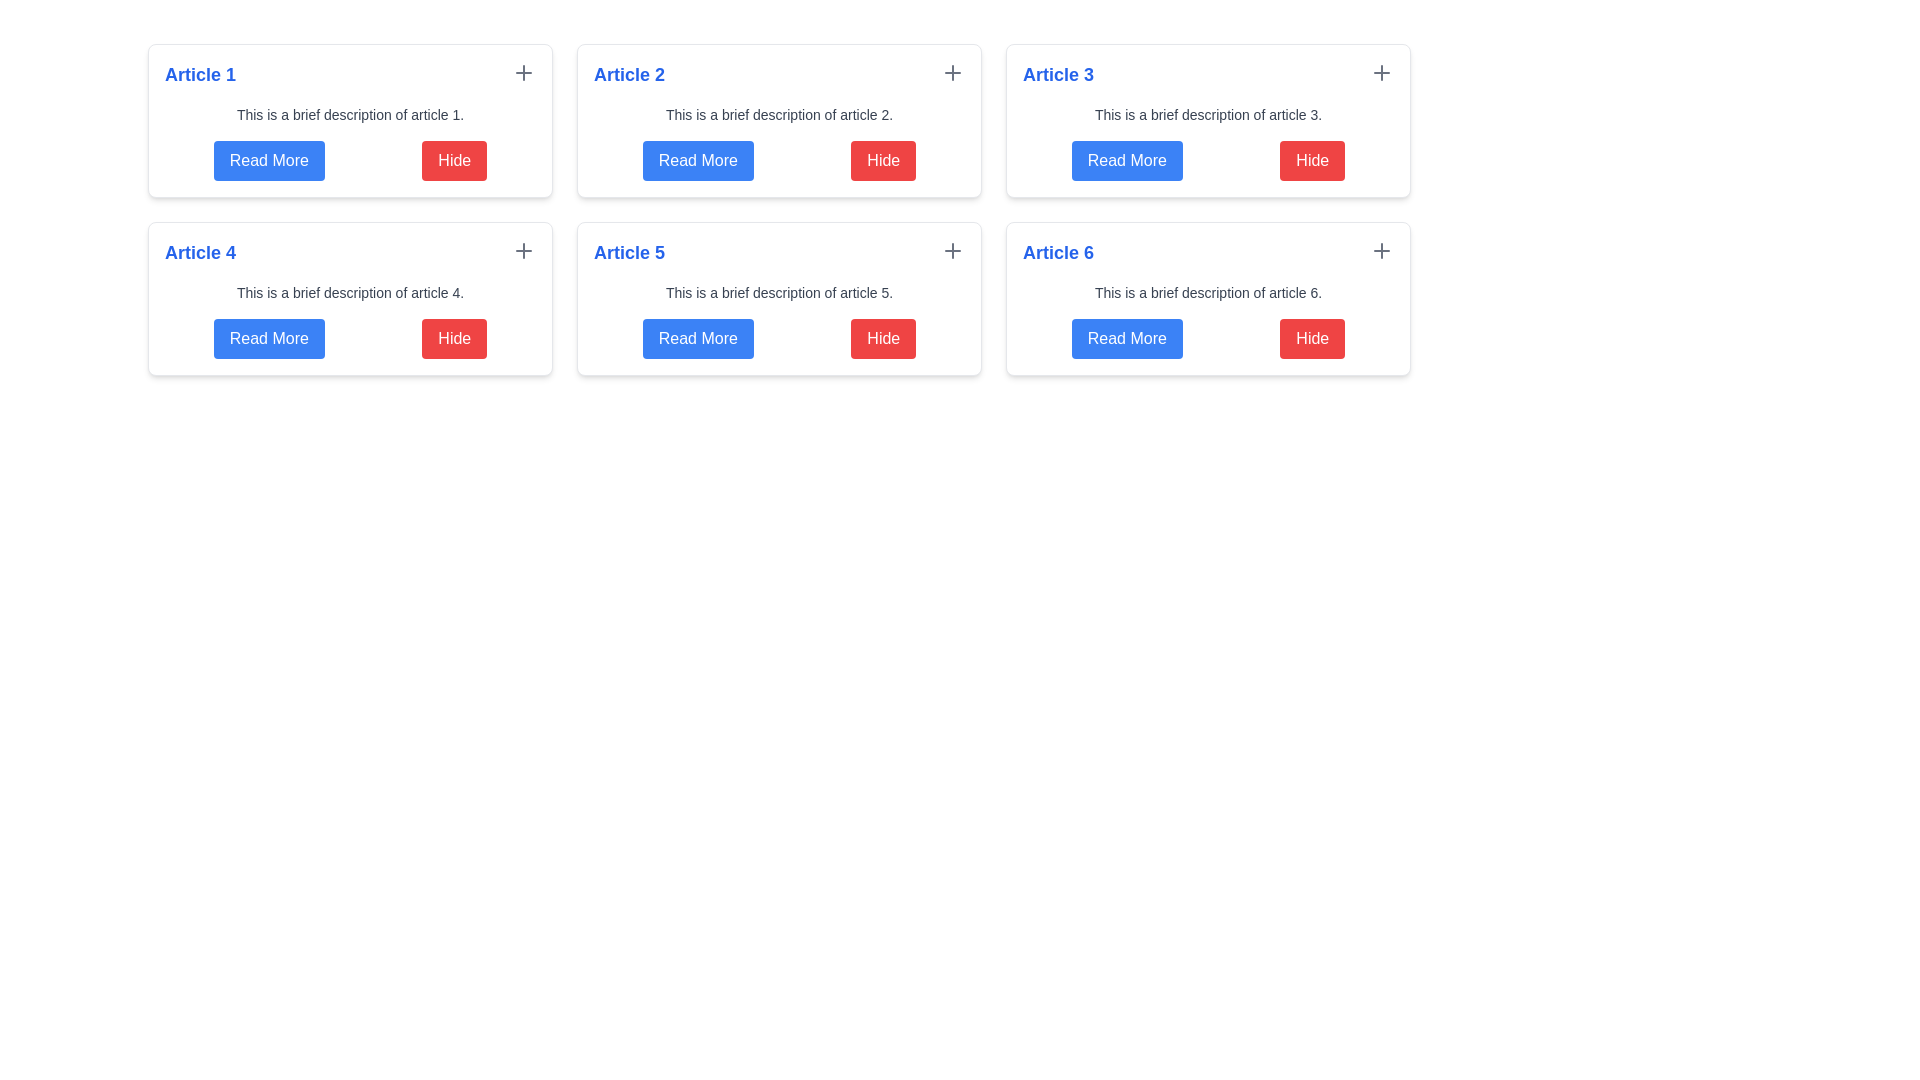  What do you see at coordinates (1207, 115) in the screenshot?
I see `the static text that reads 'This is a brief description of article 3.', which is styled in gray color and located below the title 'Article 3' in the Article 3 card` at bounding box center [1207, 115].